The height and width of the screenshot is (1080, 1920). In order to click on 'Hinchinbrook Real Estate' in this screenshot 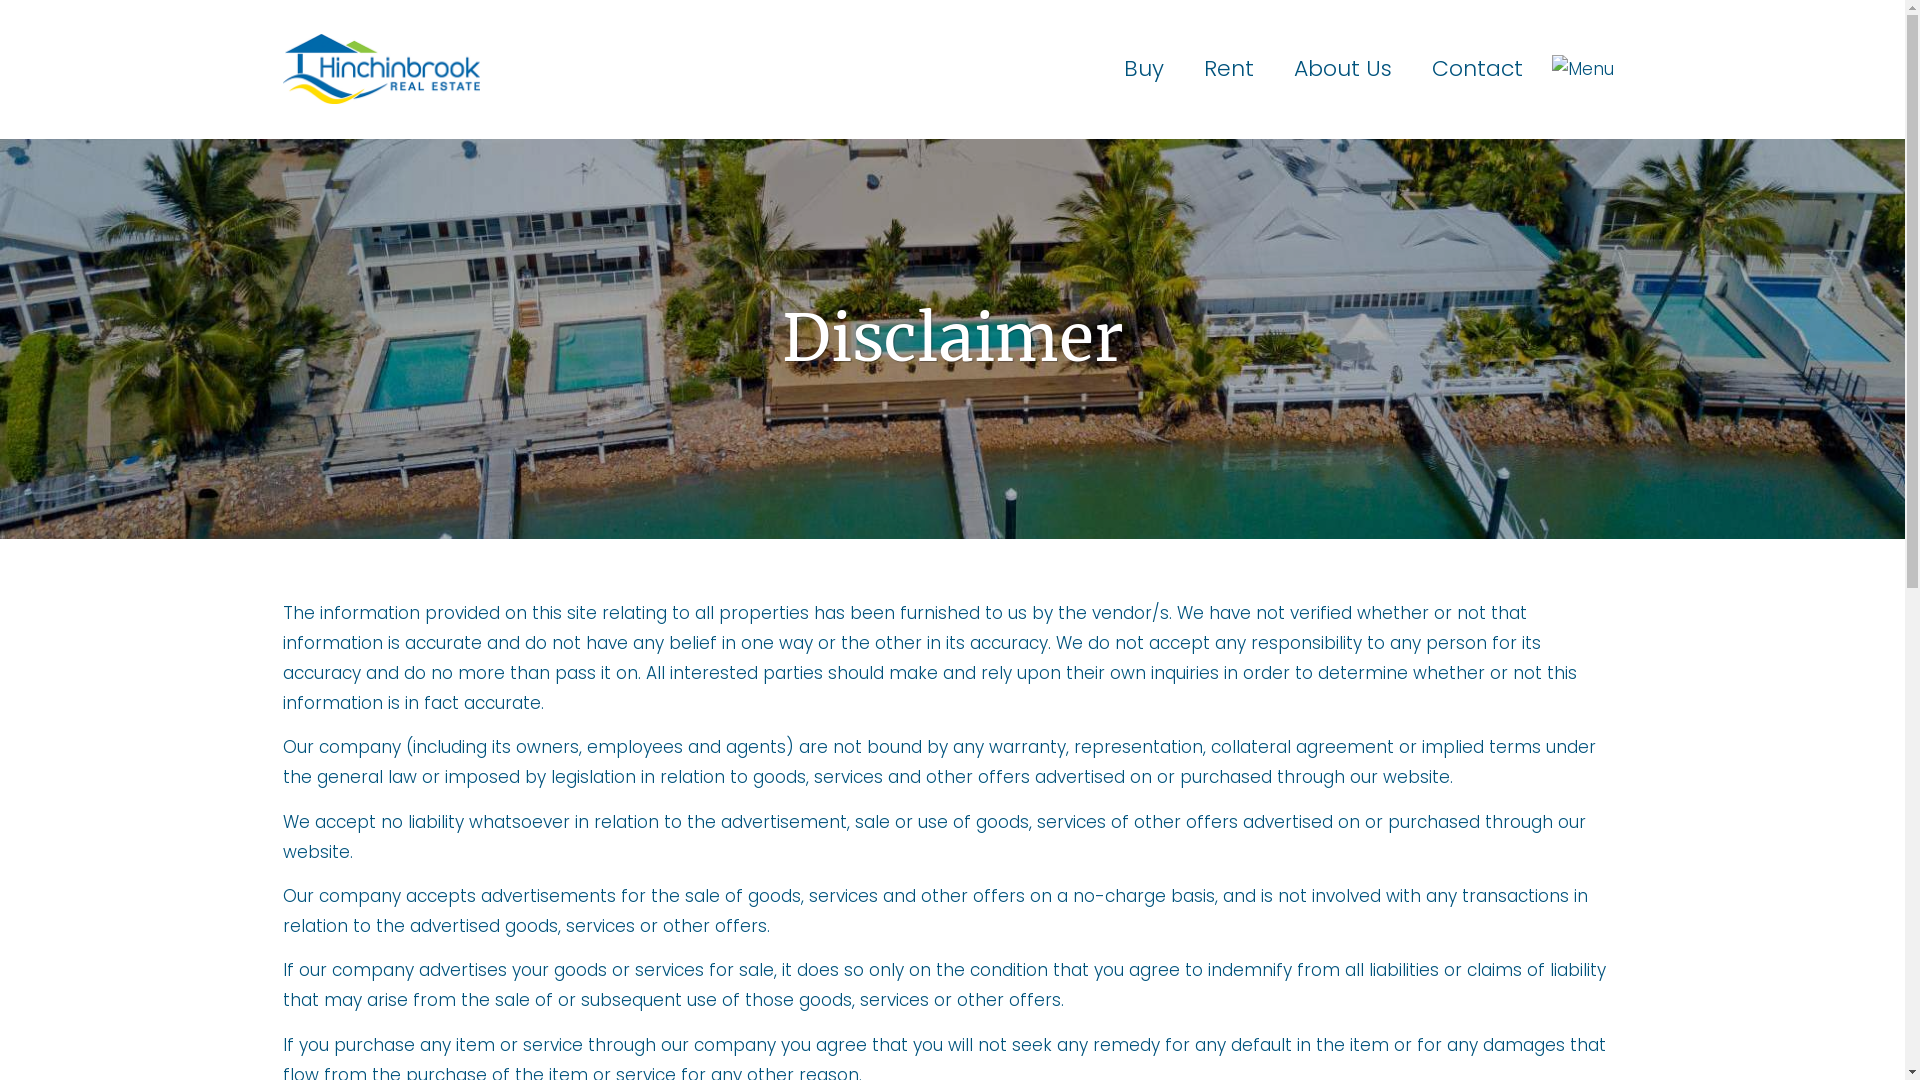, I will do `click(380, 67)`.